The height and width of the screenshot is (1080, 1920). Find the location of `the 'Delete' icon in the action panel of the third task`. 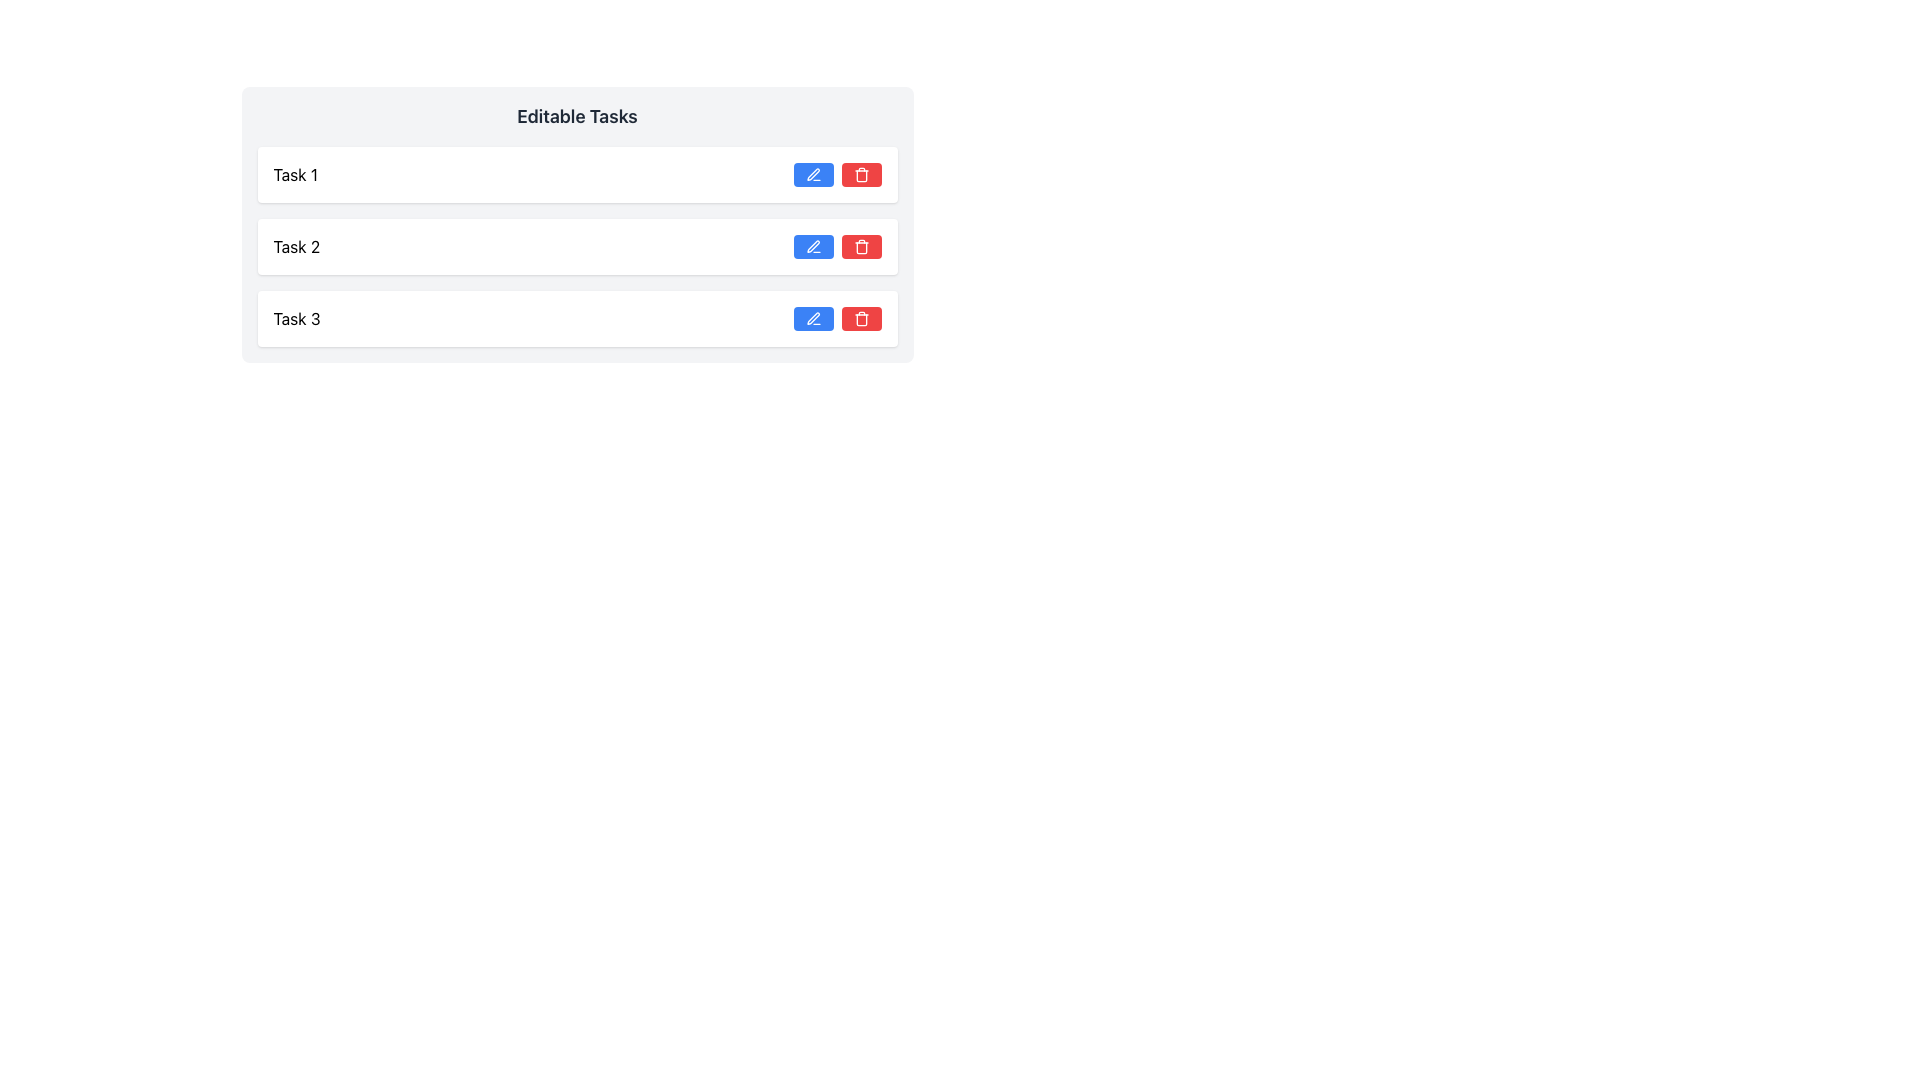

the 'Delete' icon in the action panel of the third task is located at coordinates (861, 173).